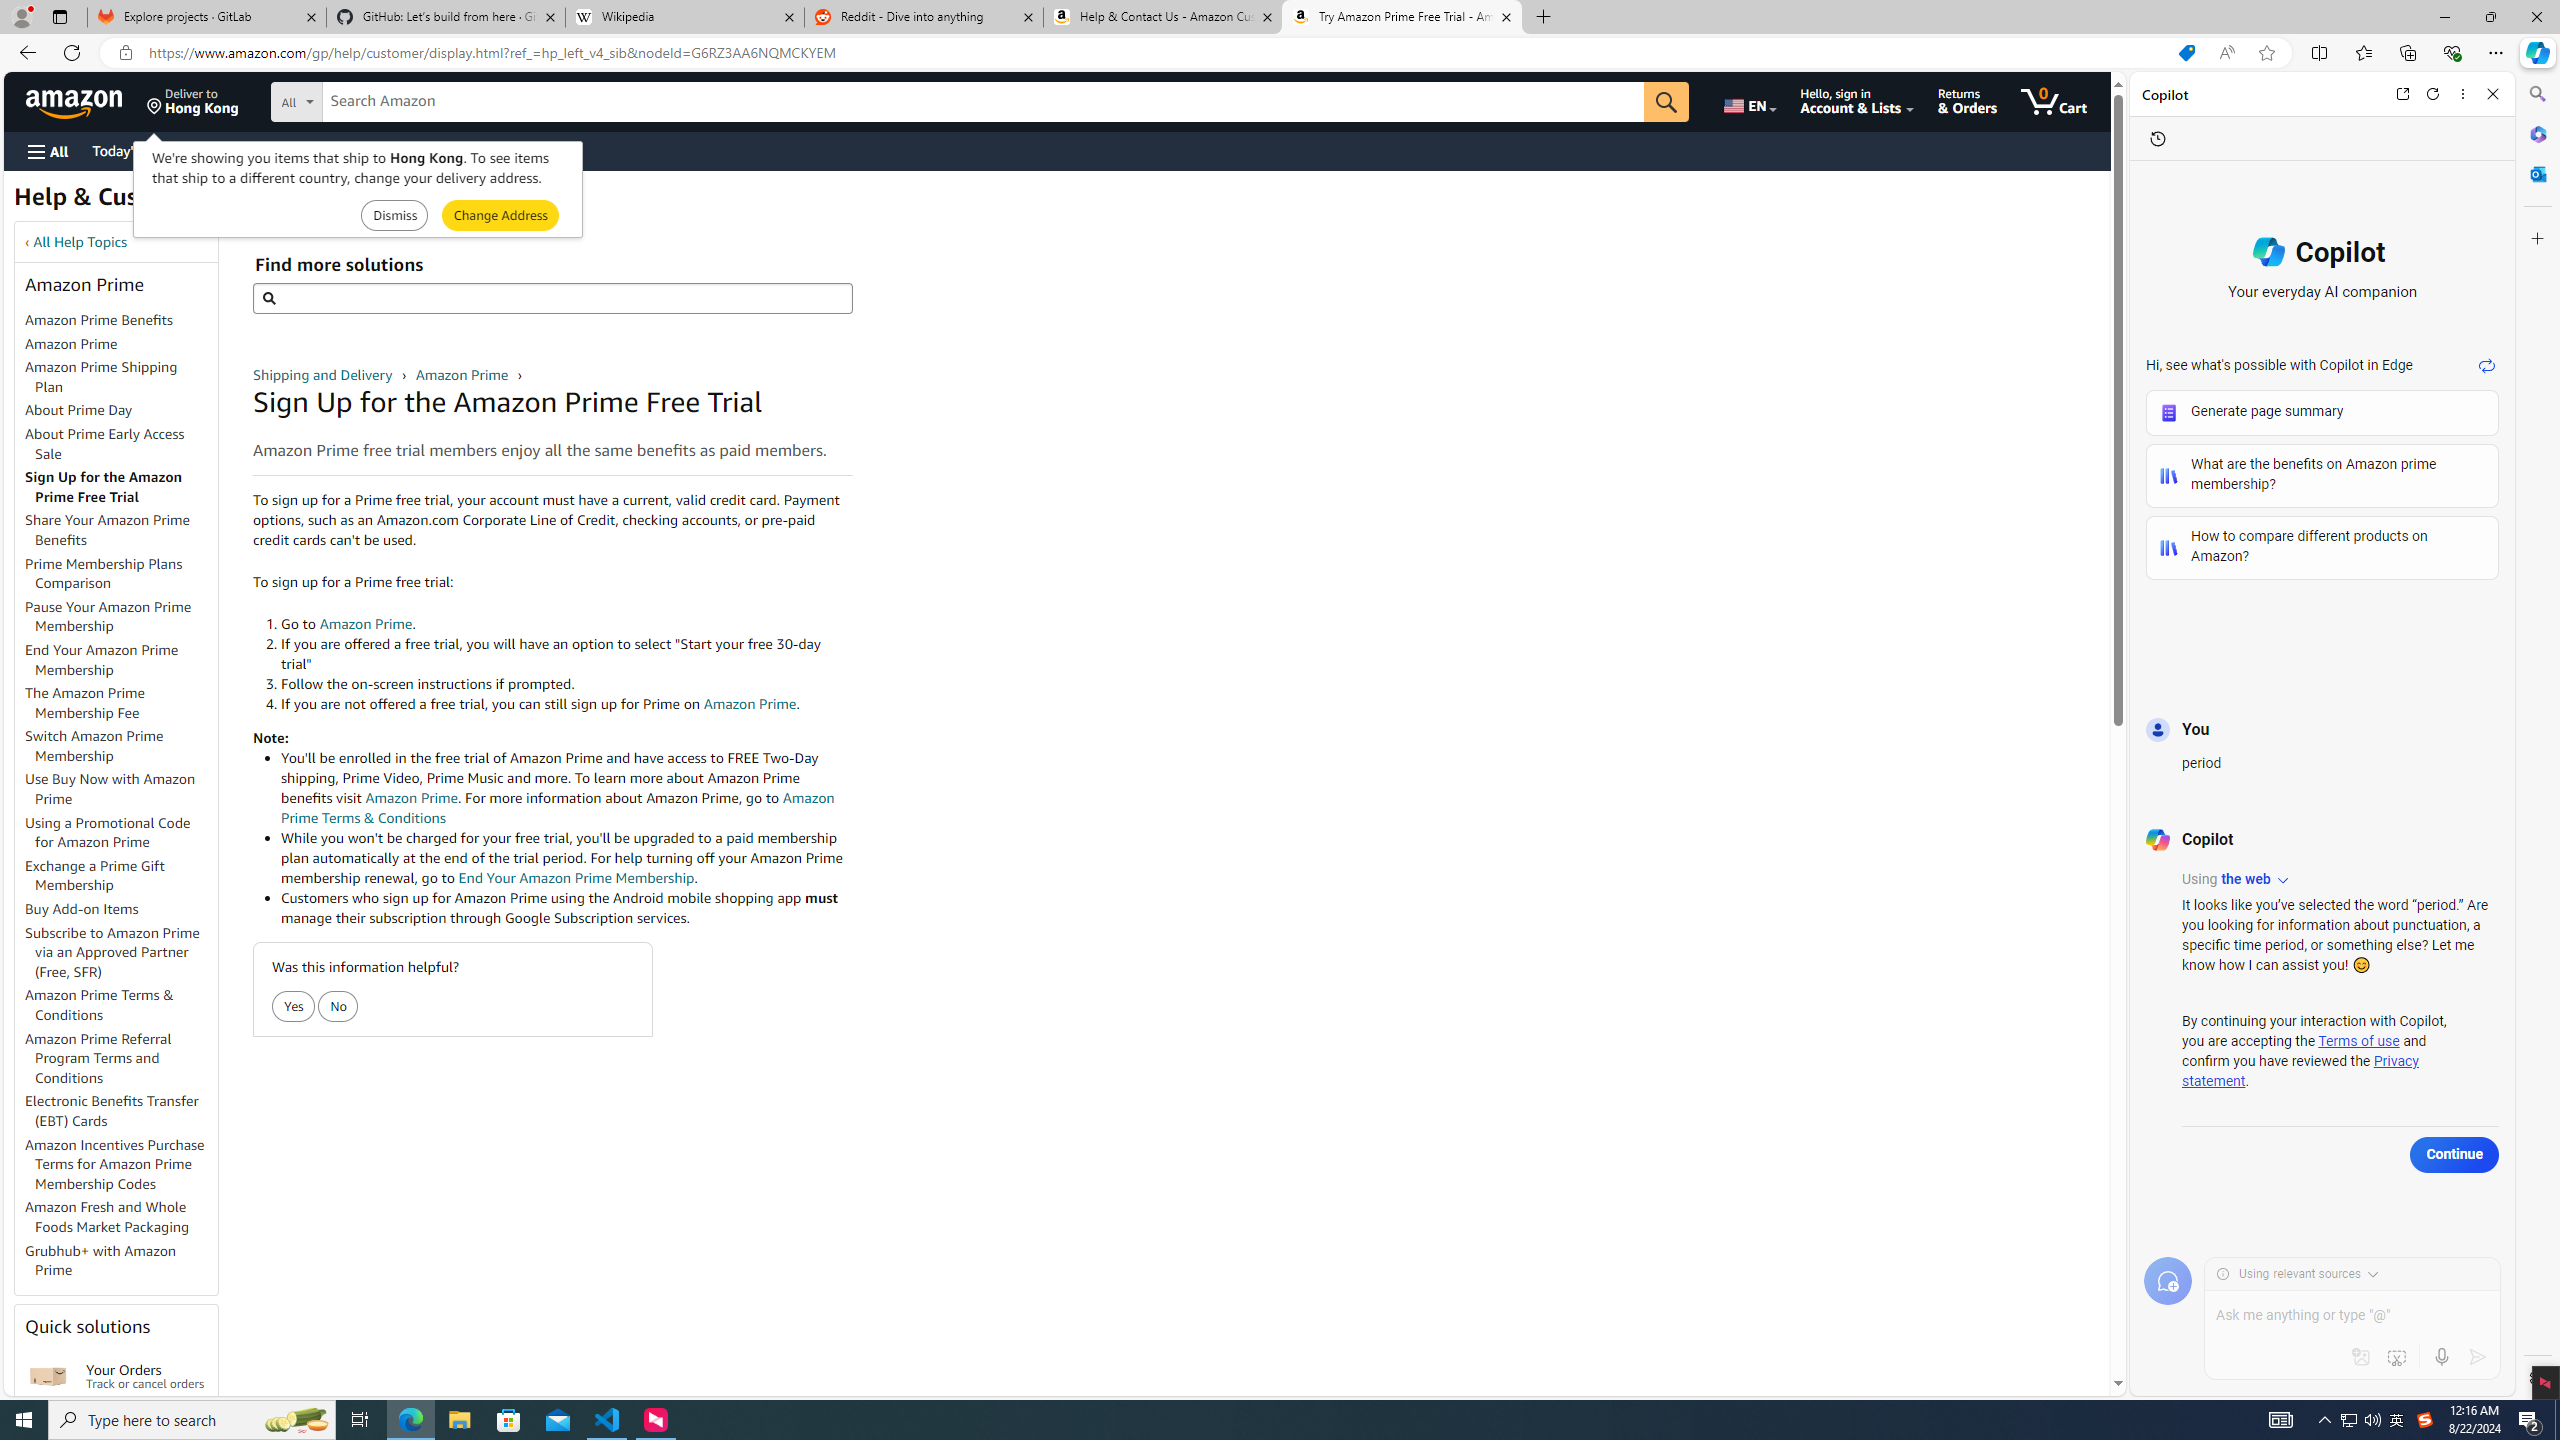 The width and height of the screenshot is (2560, 1440). Describe the element at coordinates (80, 241) in the screenshot. I see `'All Help Topics'` at that location.